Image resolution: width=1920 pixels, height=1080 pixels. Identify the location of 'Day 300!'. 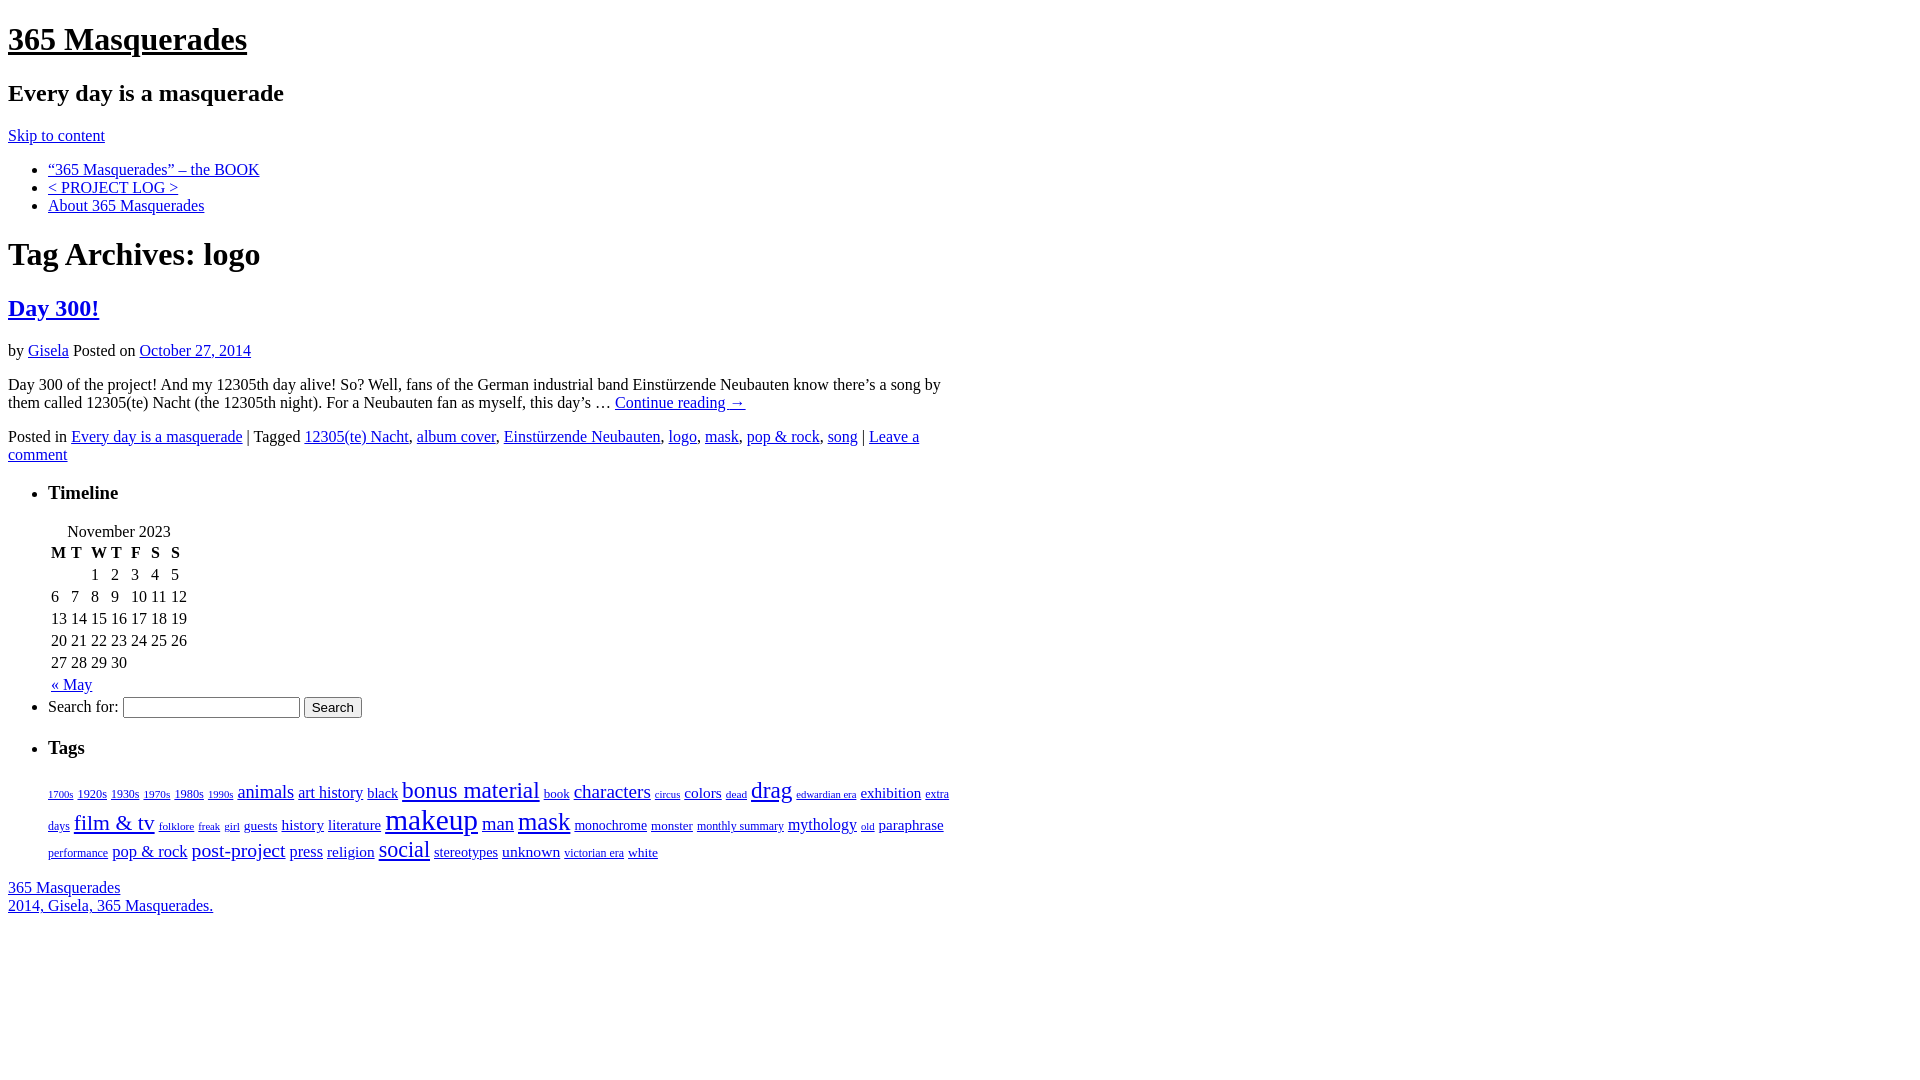
(53, 308).